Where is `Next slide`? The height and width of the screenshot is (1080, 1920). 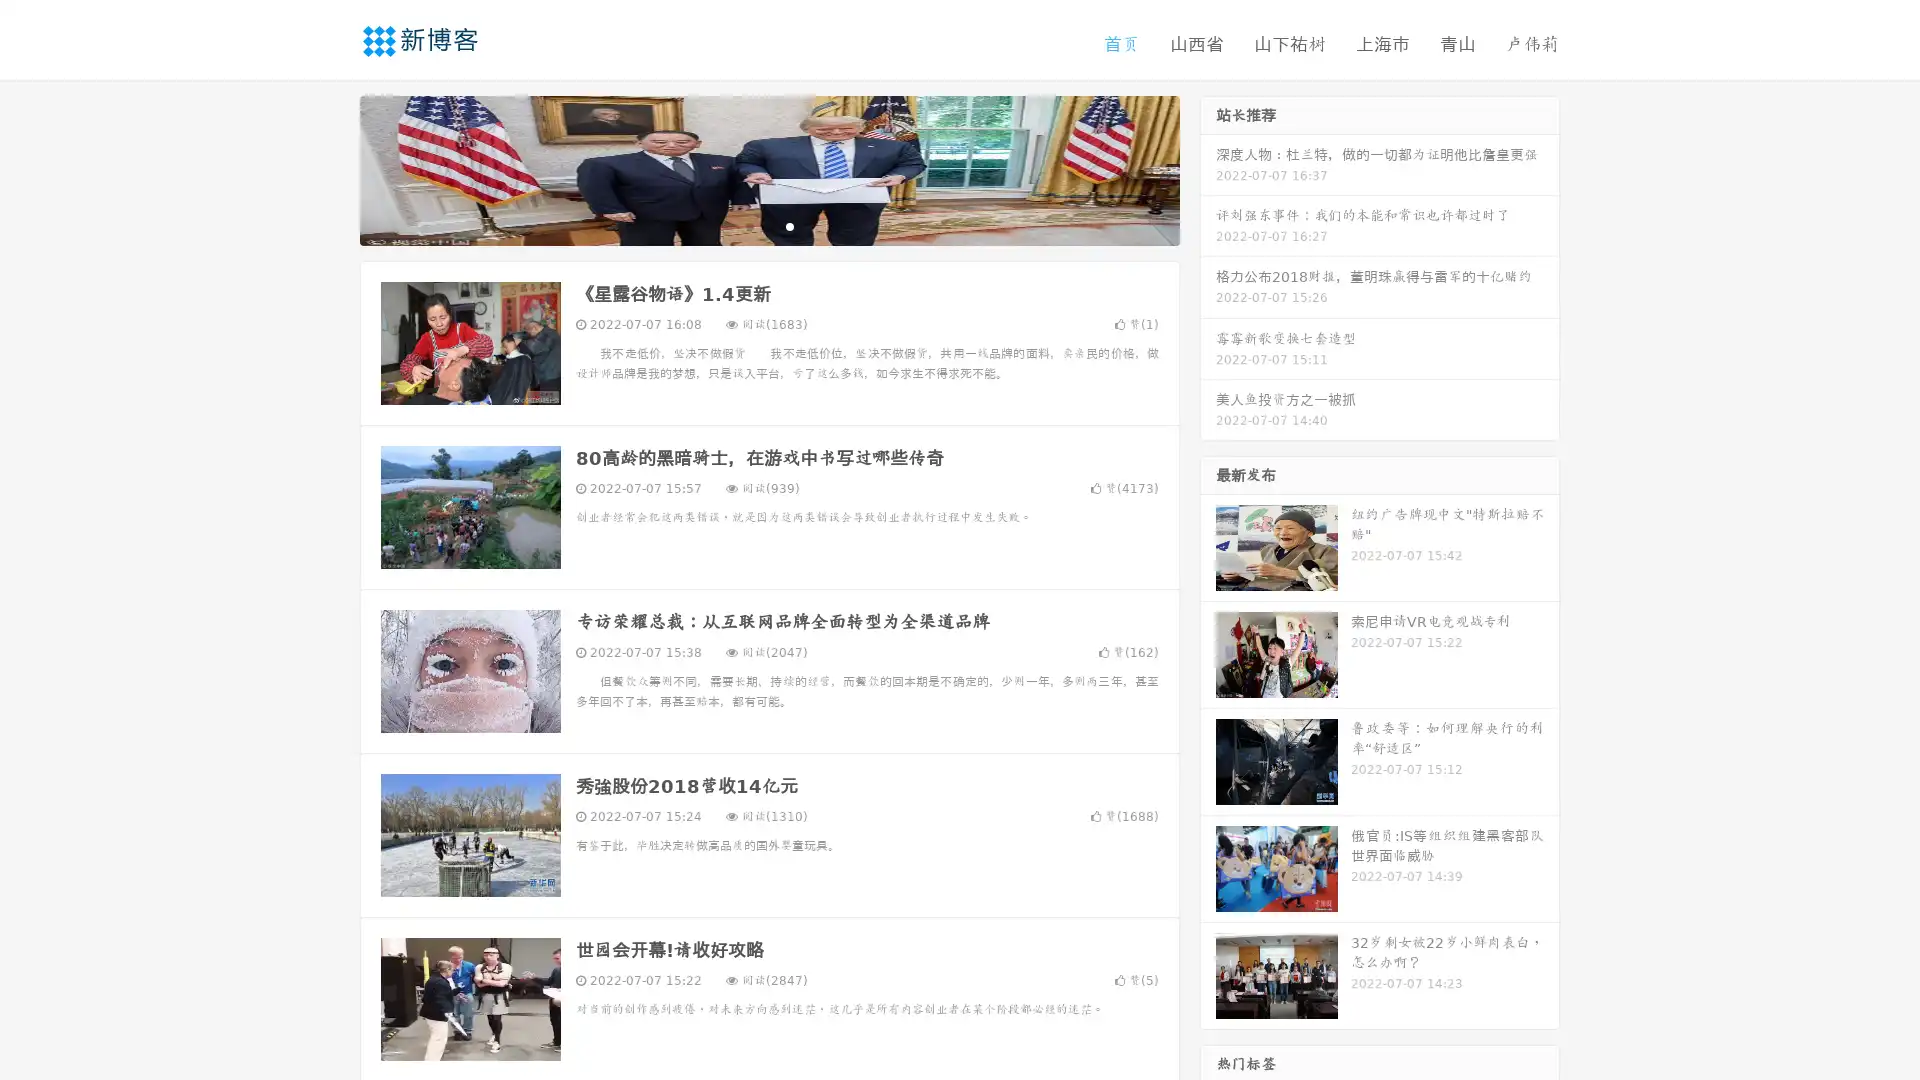
Next slide is located at coordinates (1208, 168).